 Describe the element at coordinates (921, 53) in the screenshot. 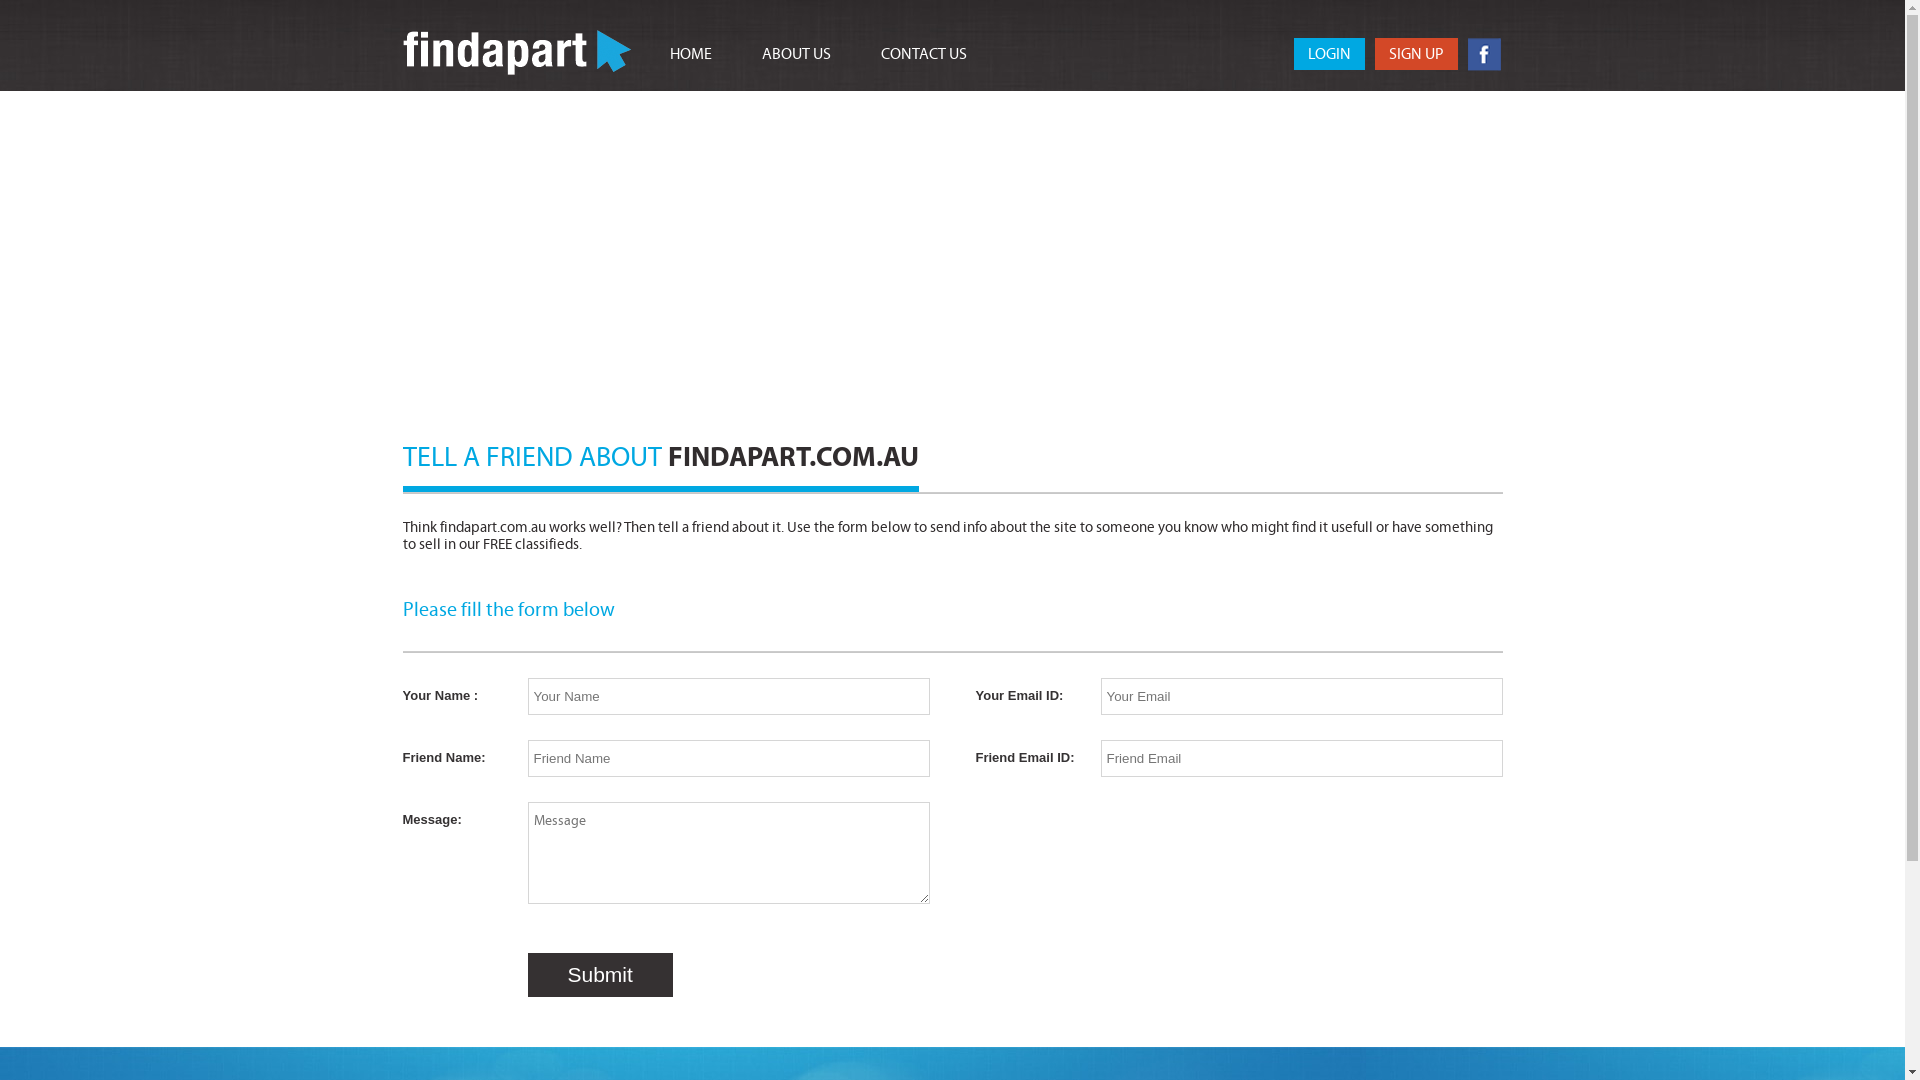

I see `'CONTACT US'` at that location.